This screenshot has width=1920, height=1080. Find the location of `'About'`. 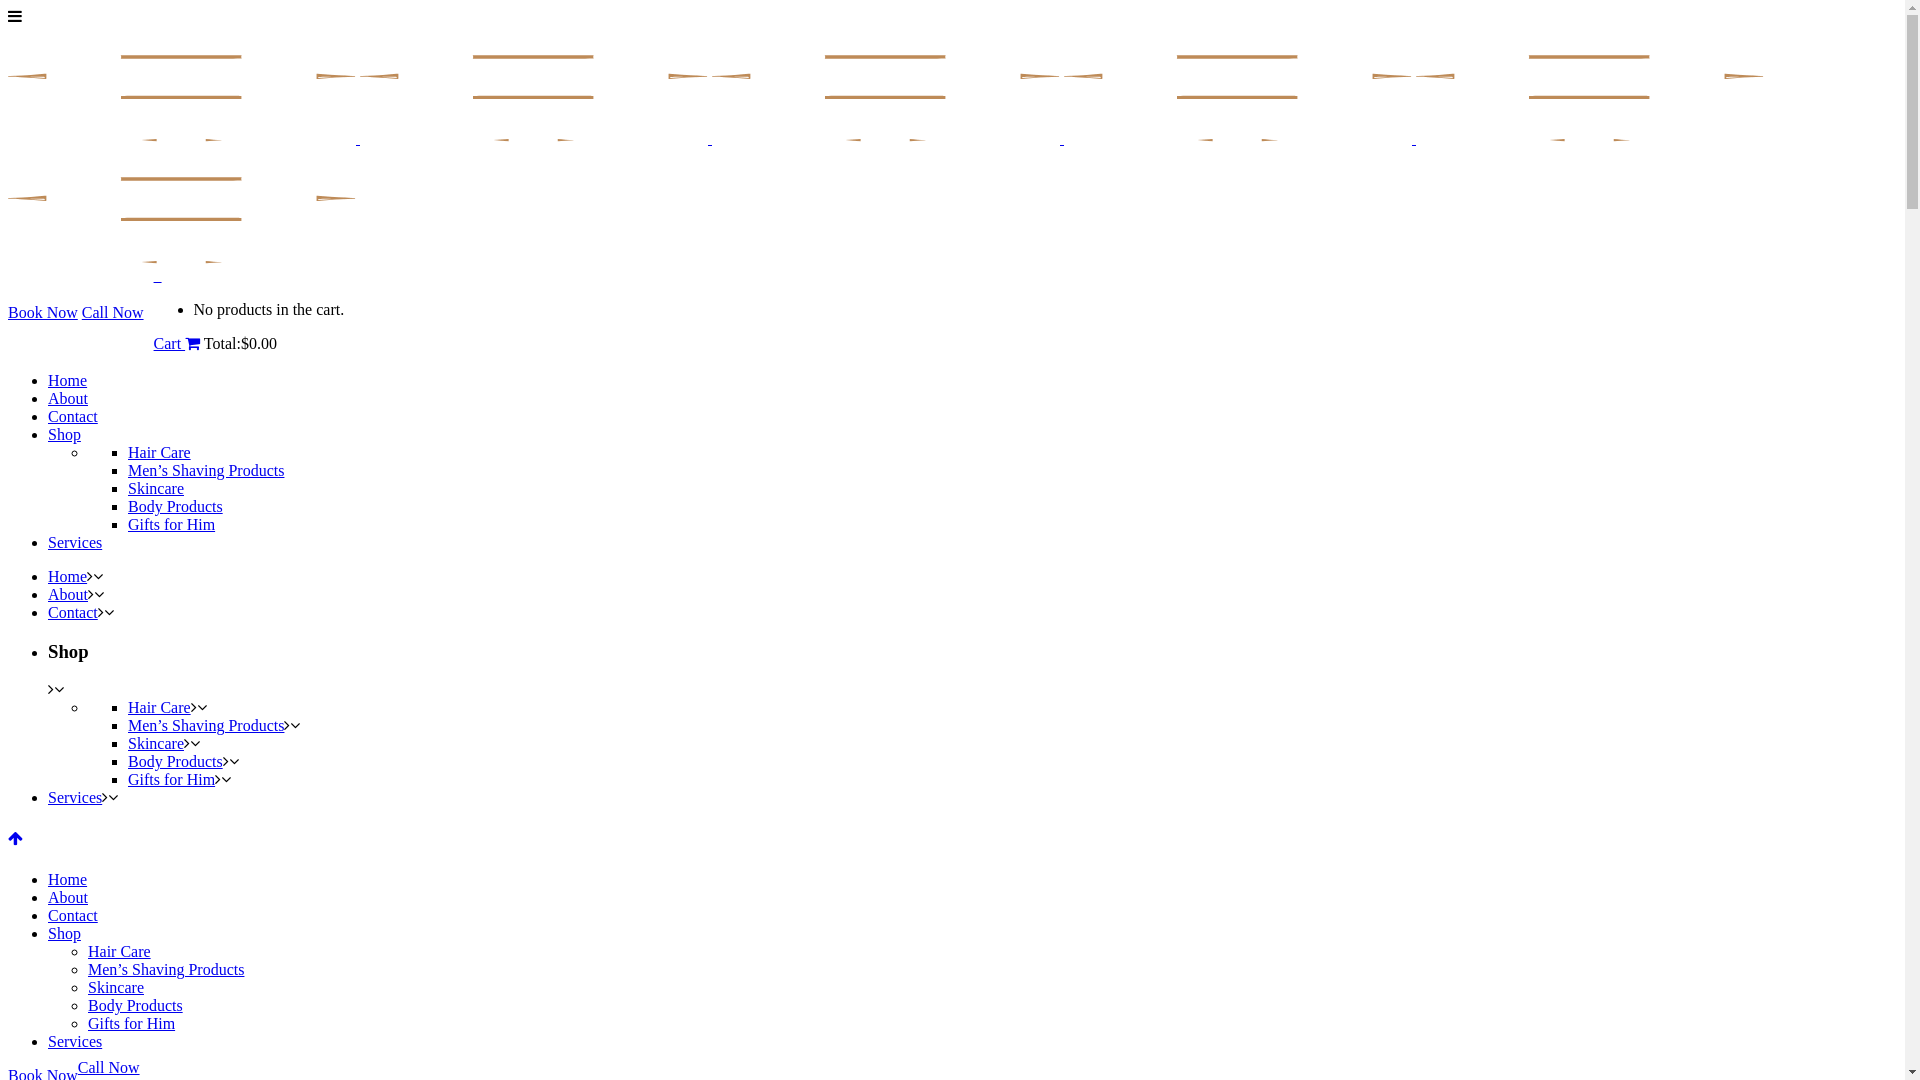

'About' is located at coordinates (67, 896).